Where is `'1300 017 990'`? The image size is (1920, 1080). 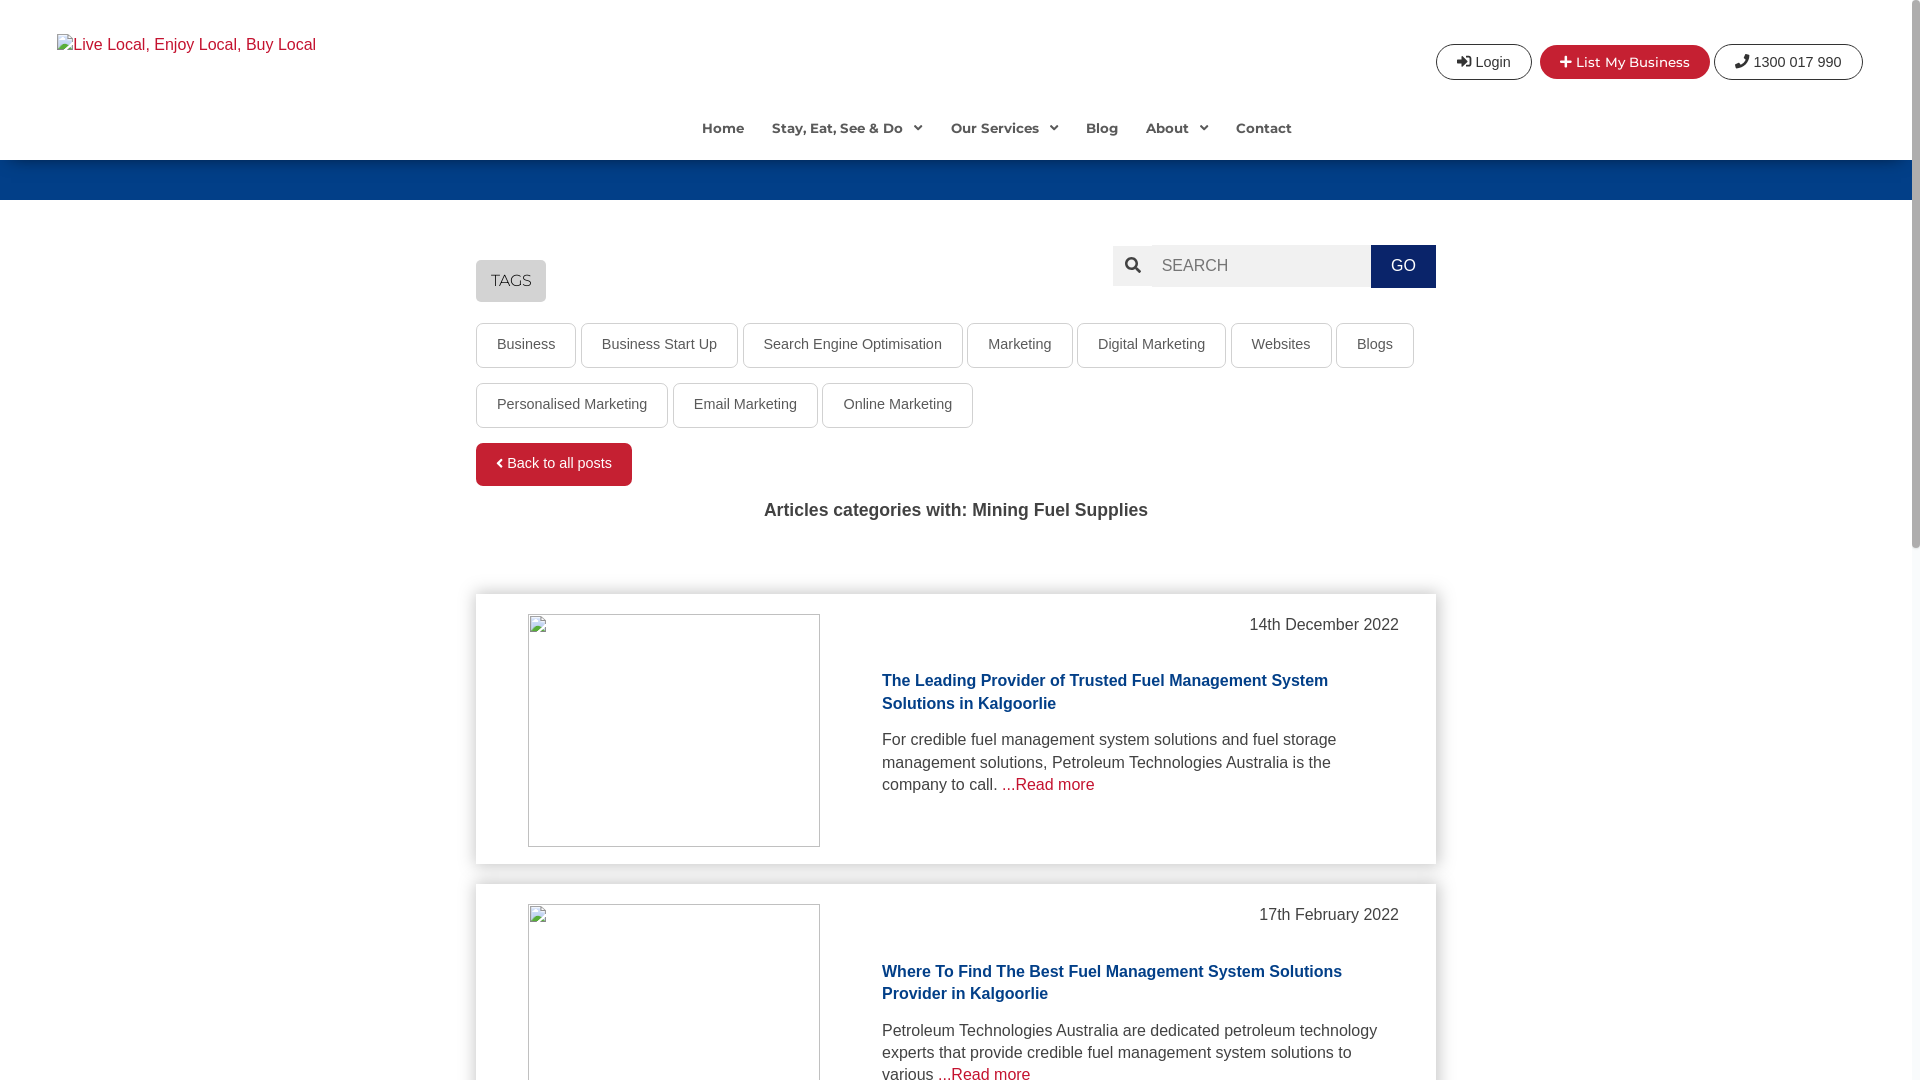
'1300 017 990' is located at coordinates (1788, 60).